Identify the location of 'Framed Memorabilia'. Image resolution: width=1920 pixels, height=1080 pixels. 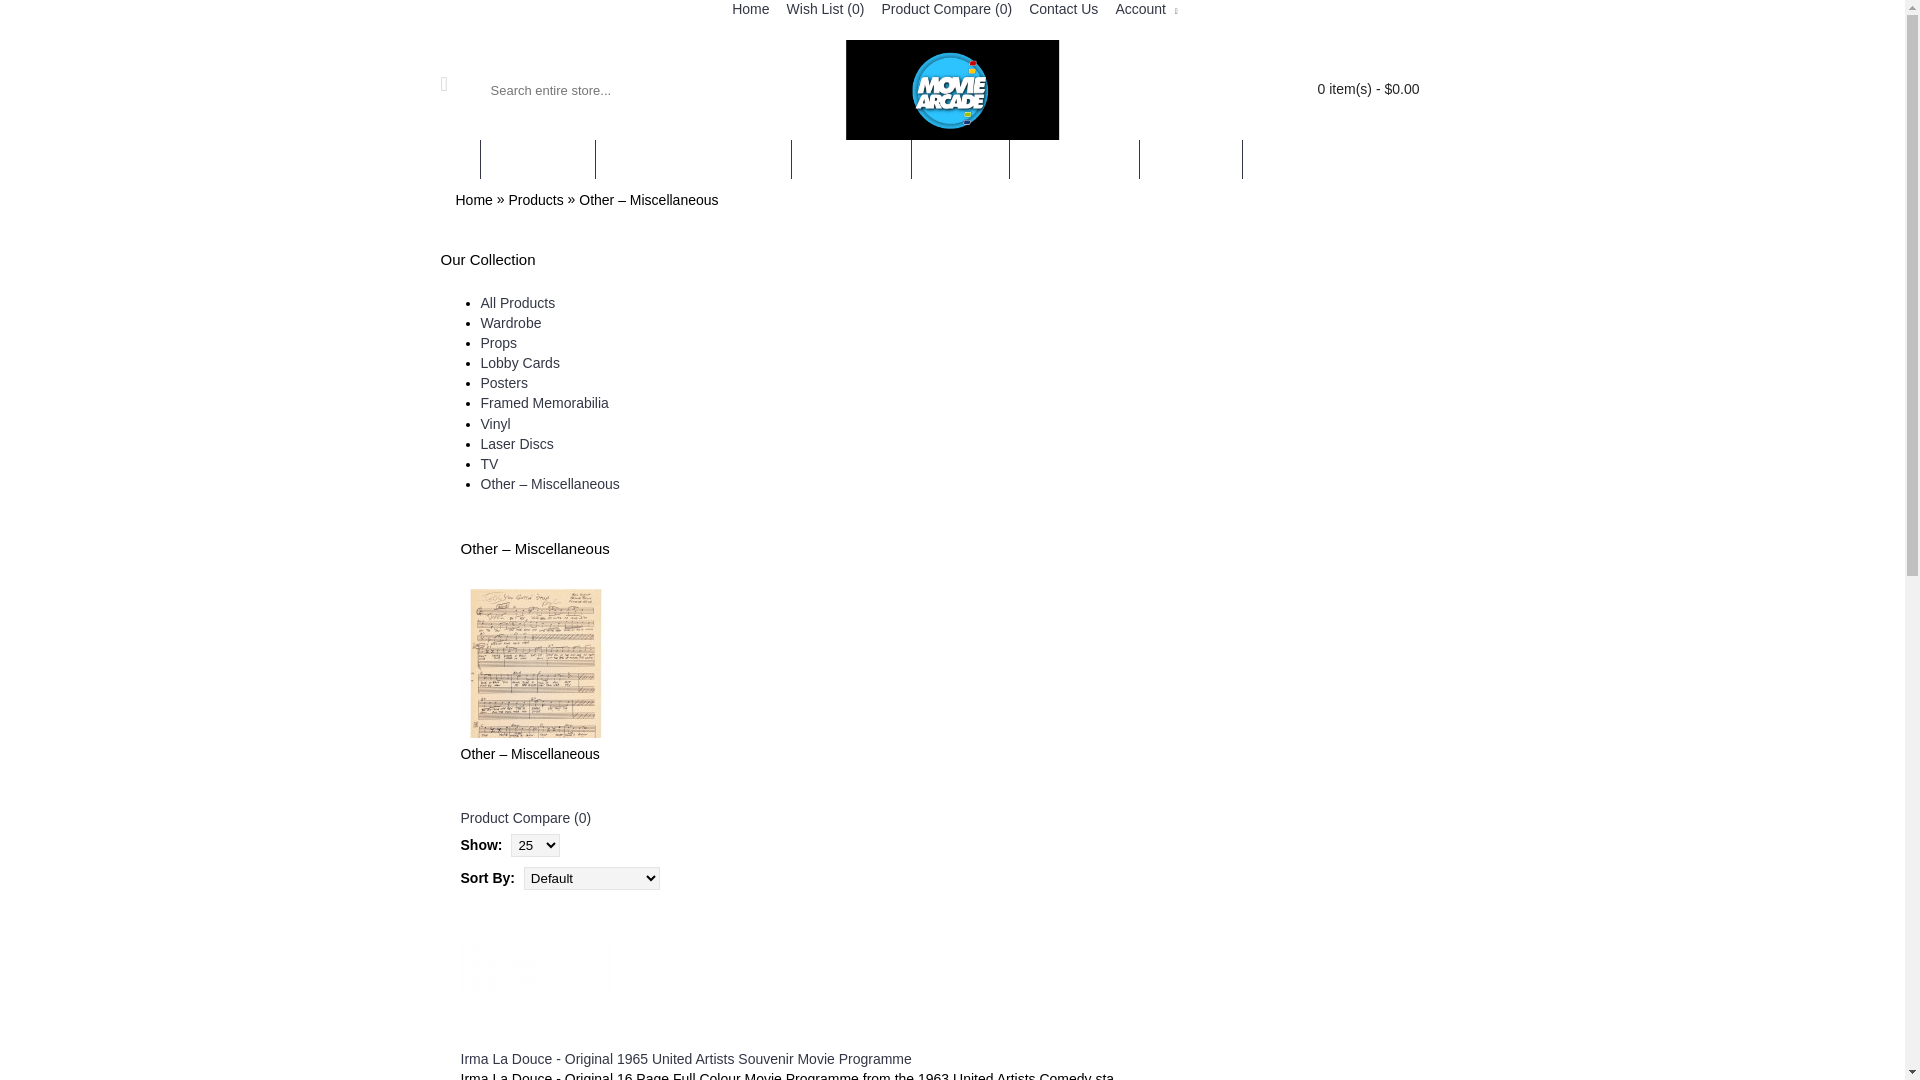
(543, 402).